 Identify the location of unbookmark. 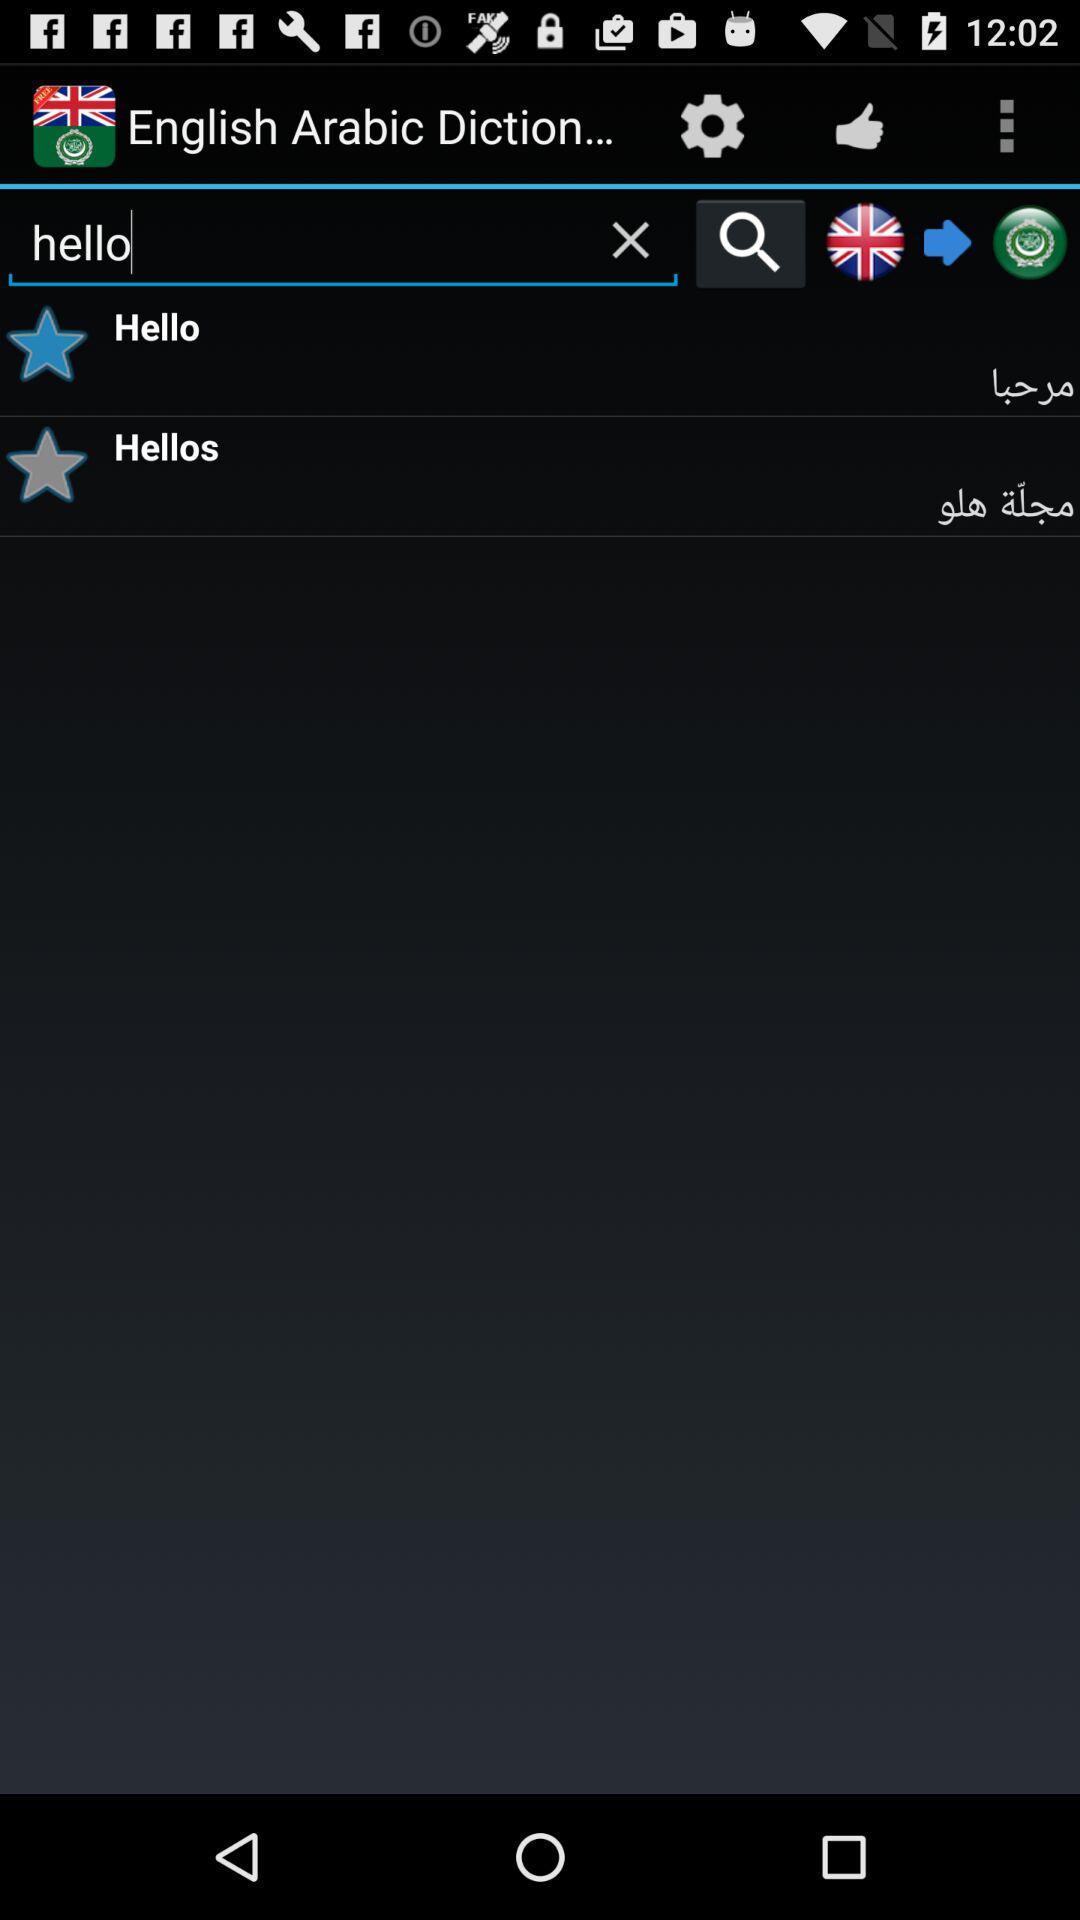
(53, 344).